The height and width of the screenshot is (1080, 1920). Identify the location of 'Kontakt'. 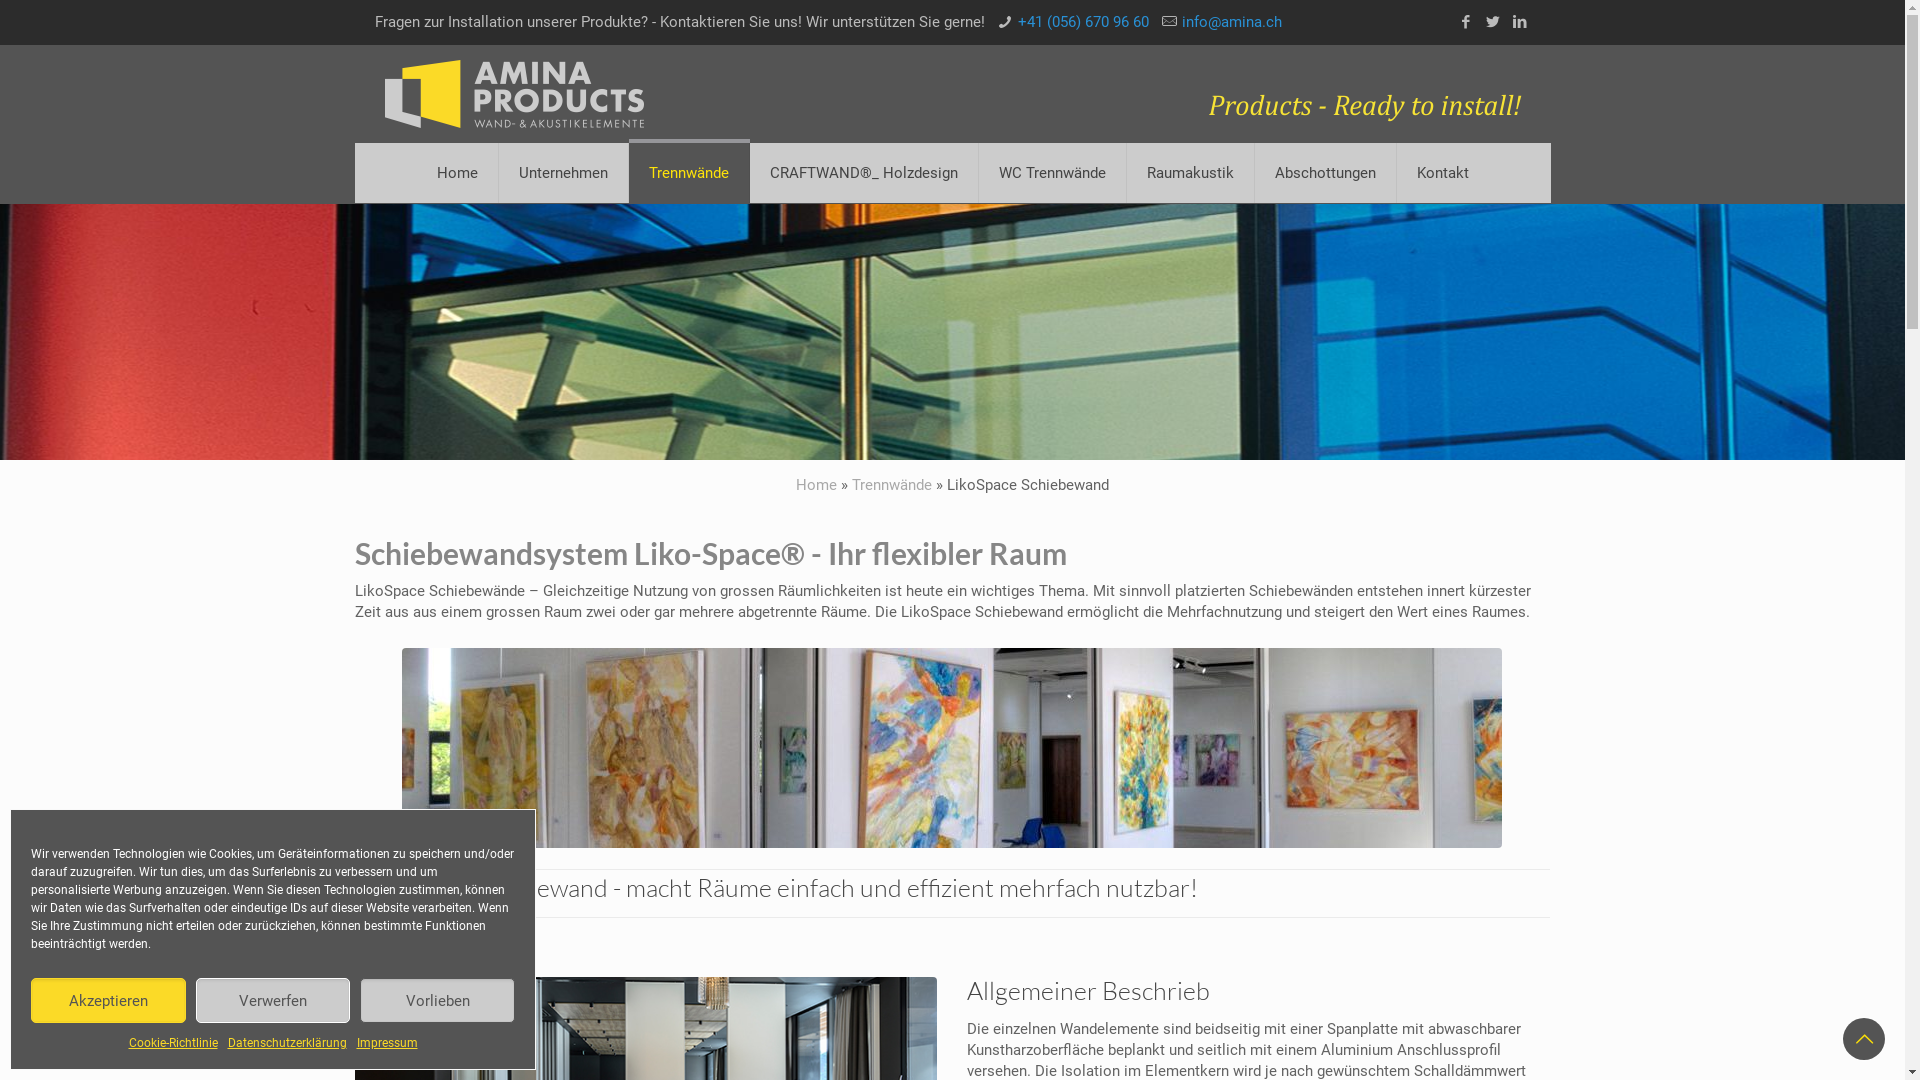
(1441, 172).